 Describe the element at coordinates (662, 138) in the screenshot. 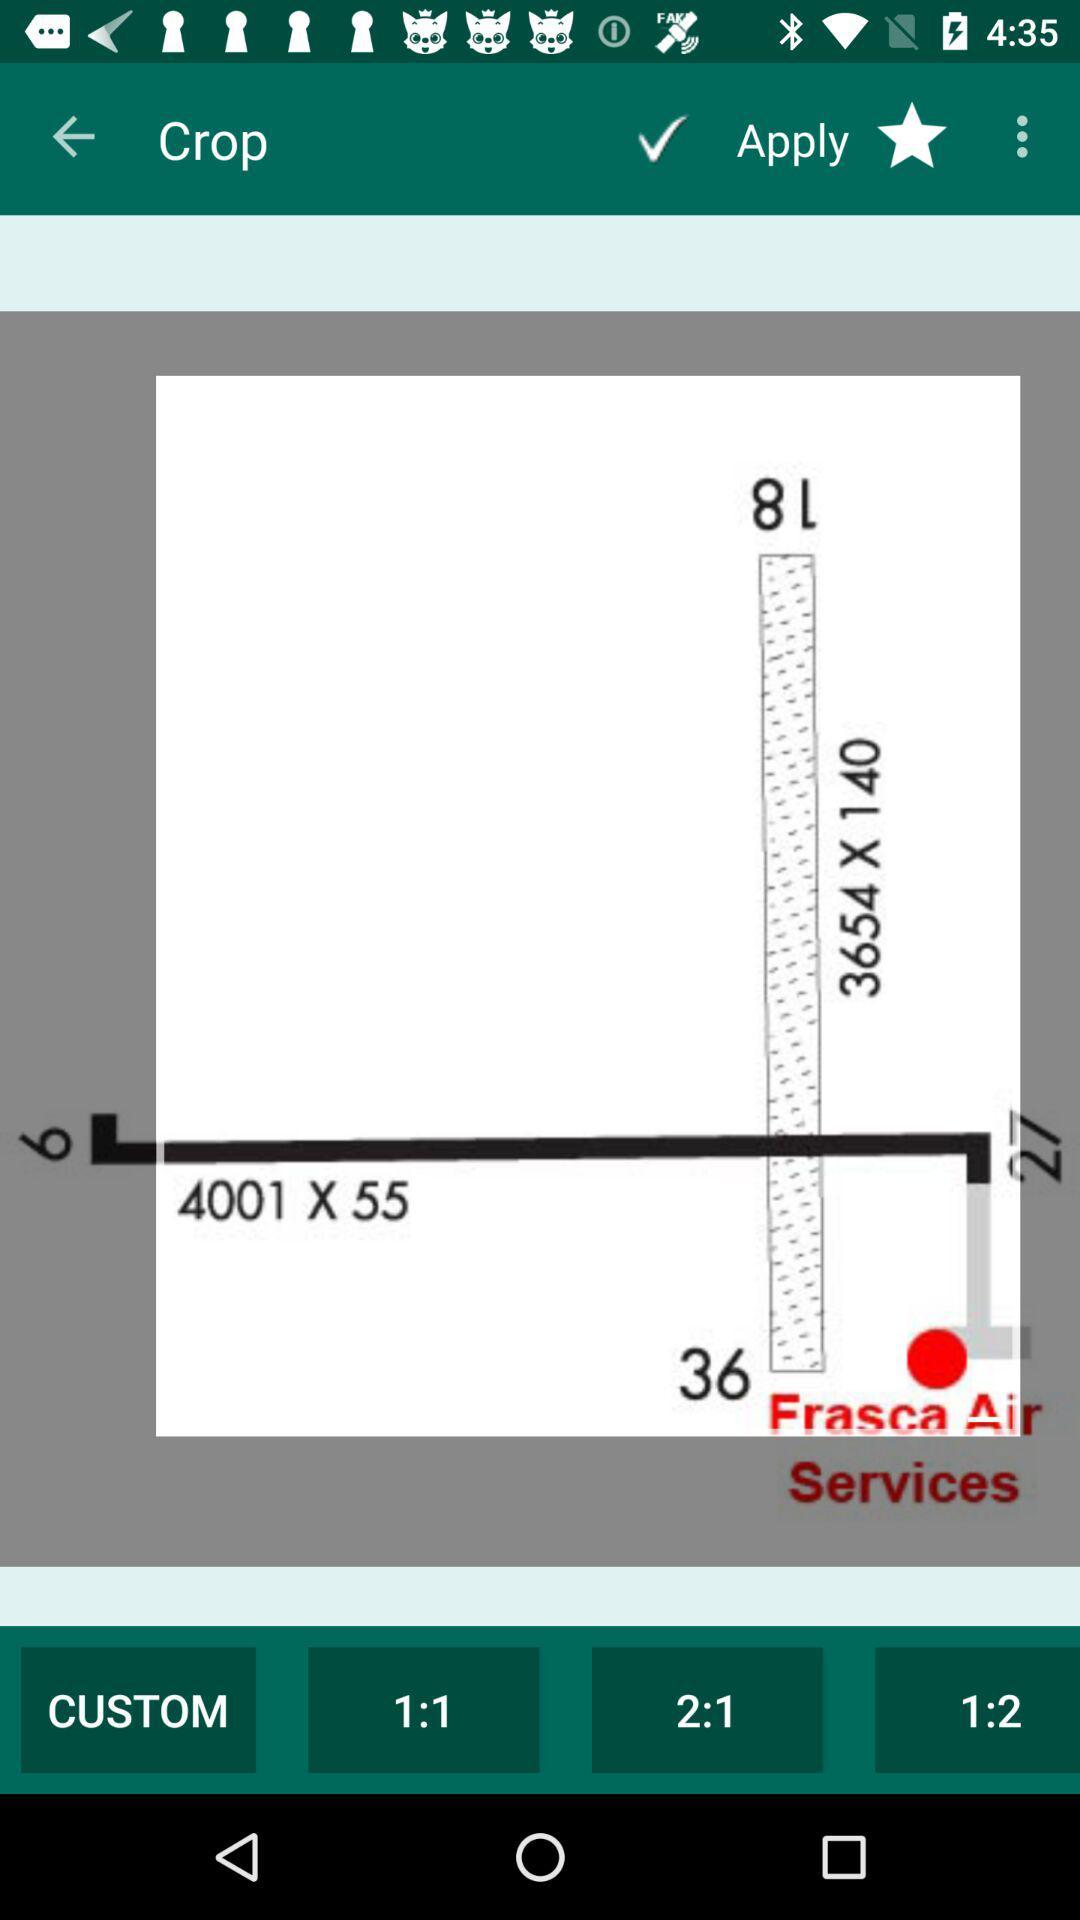

I see `apply changes` at that location.